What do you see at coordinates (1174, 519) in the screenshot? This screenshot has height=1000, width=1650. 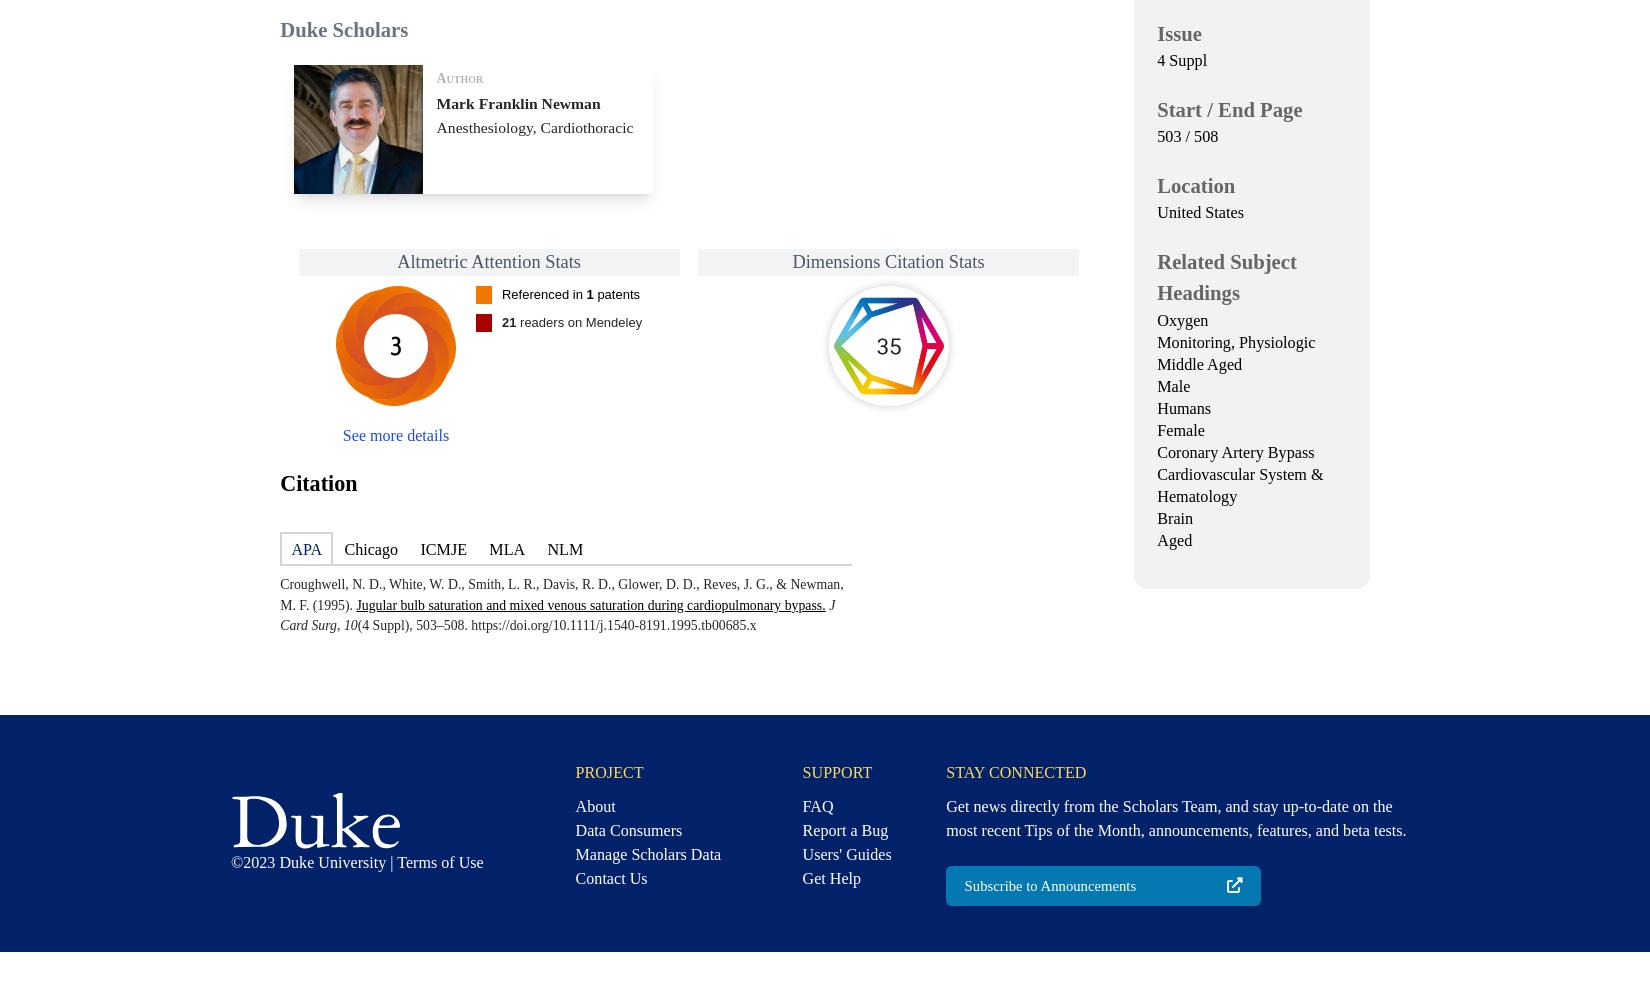 I see `'Brain'` at bounding box center [1174, 519].